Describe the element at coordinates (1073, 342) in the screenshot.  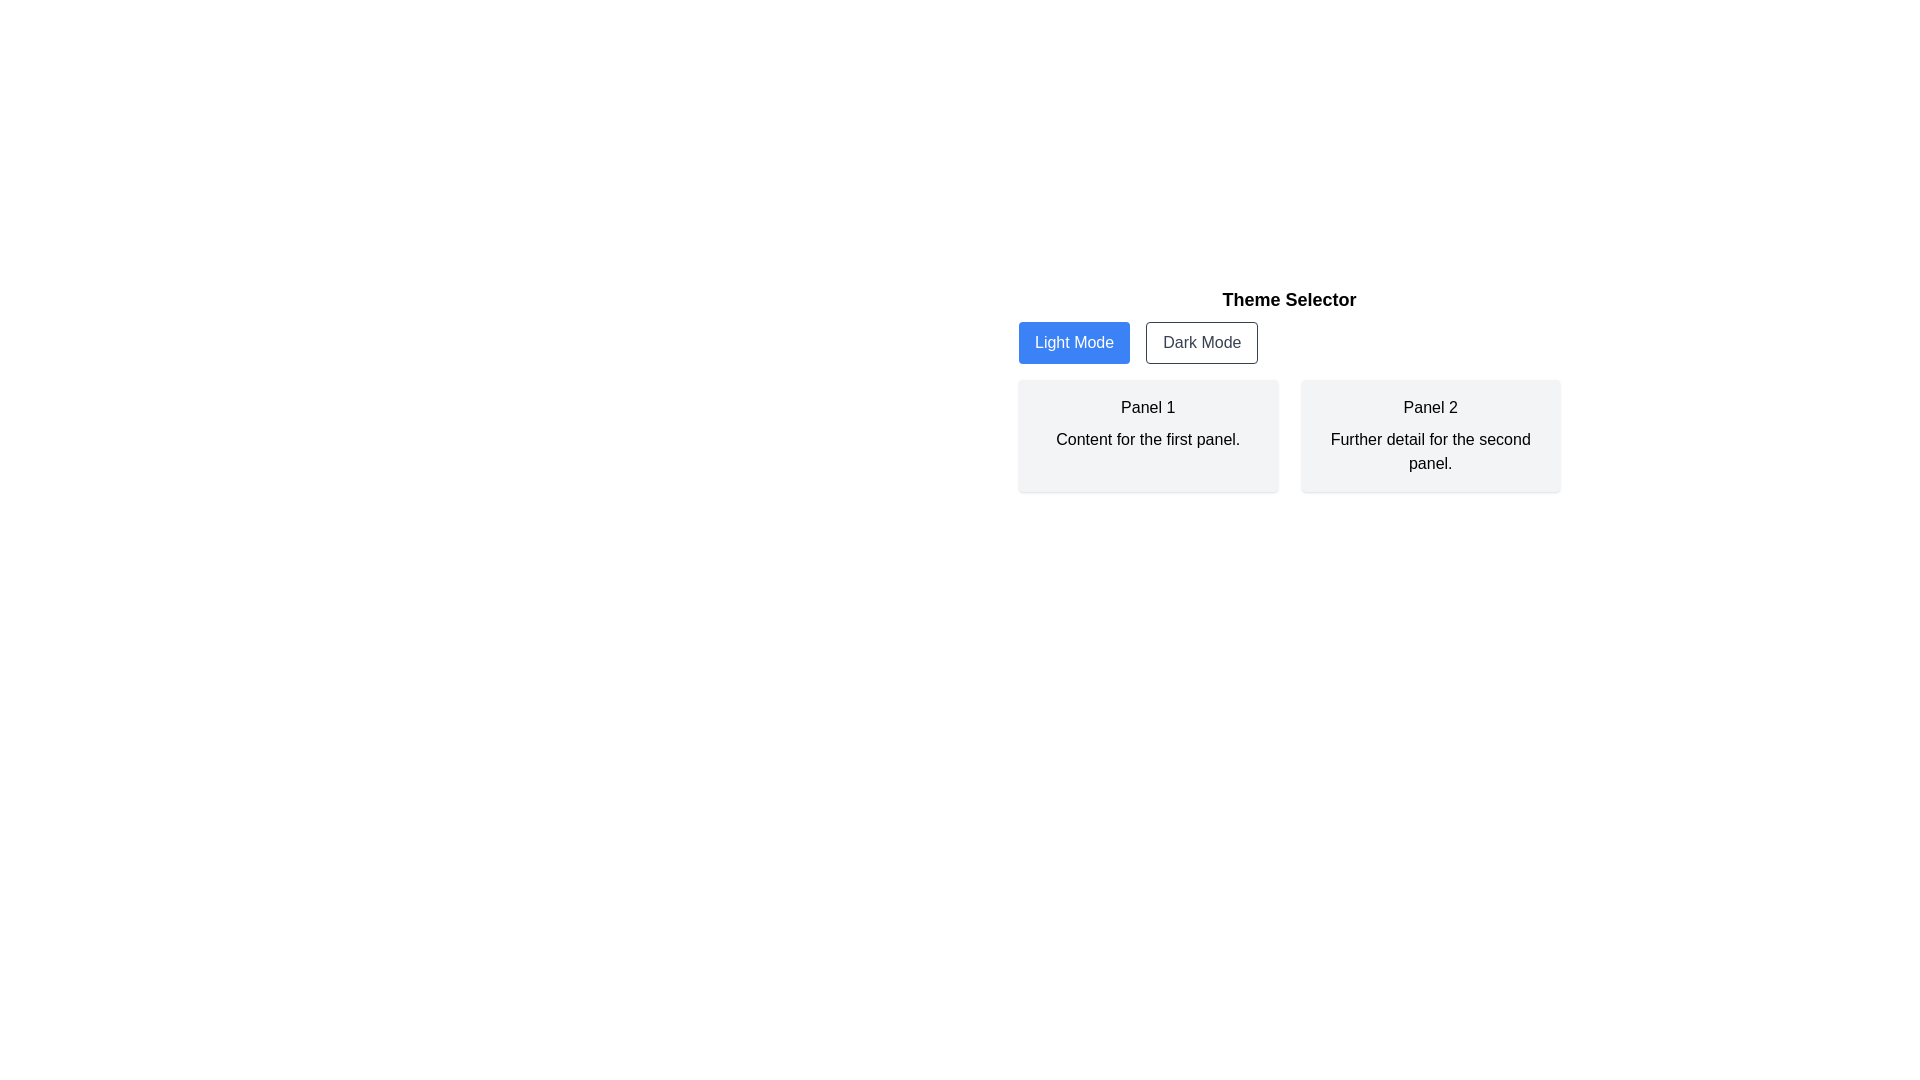
I see `the 'Light Mode' button, which is a rectangular button with a blue background and white text` at that location.